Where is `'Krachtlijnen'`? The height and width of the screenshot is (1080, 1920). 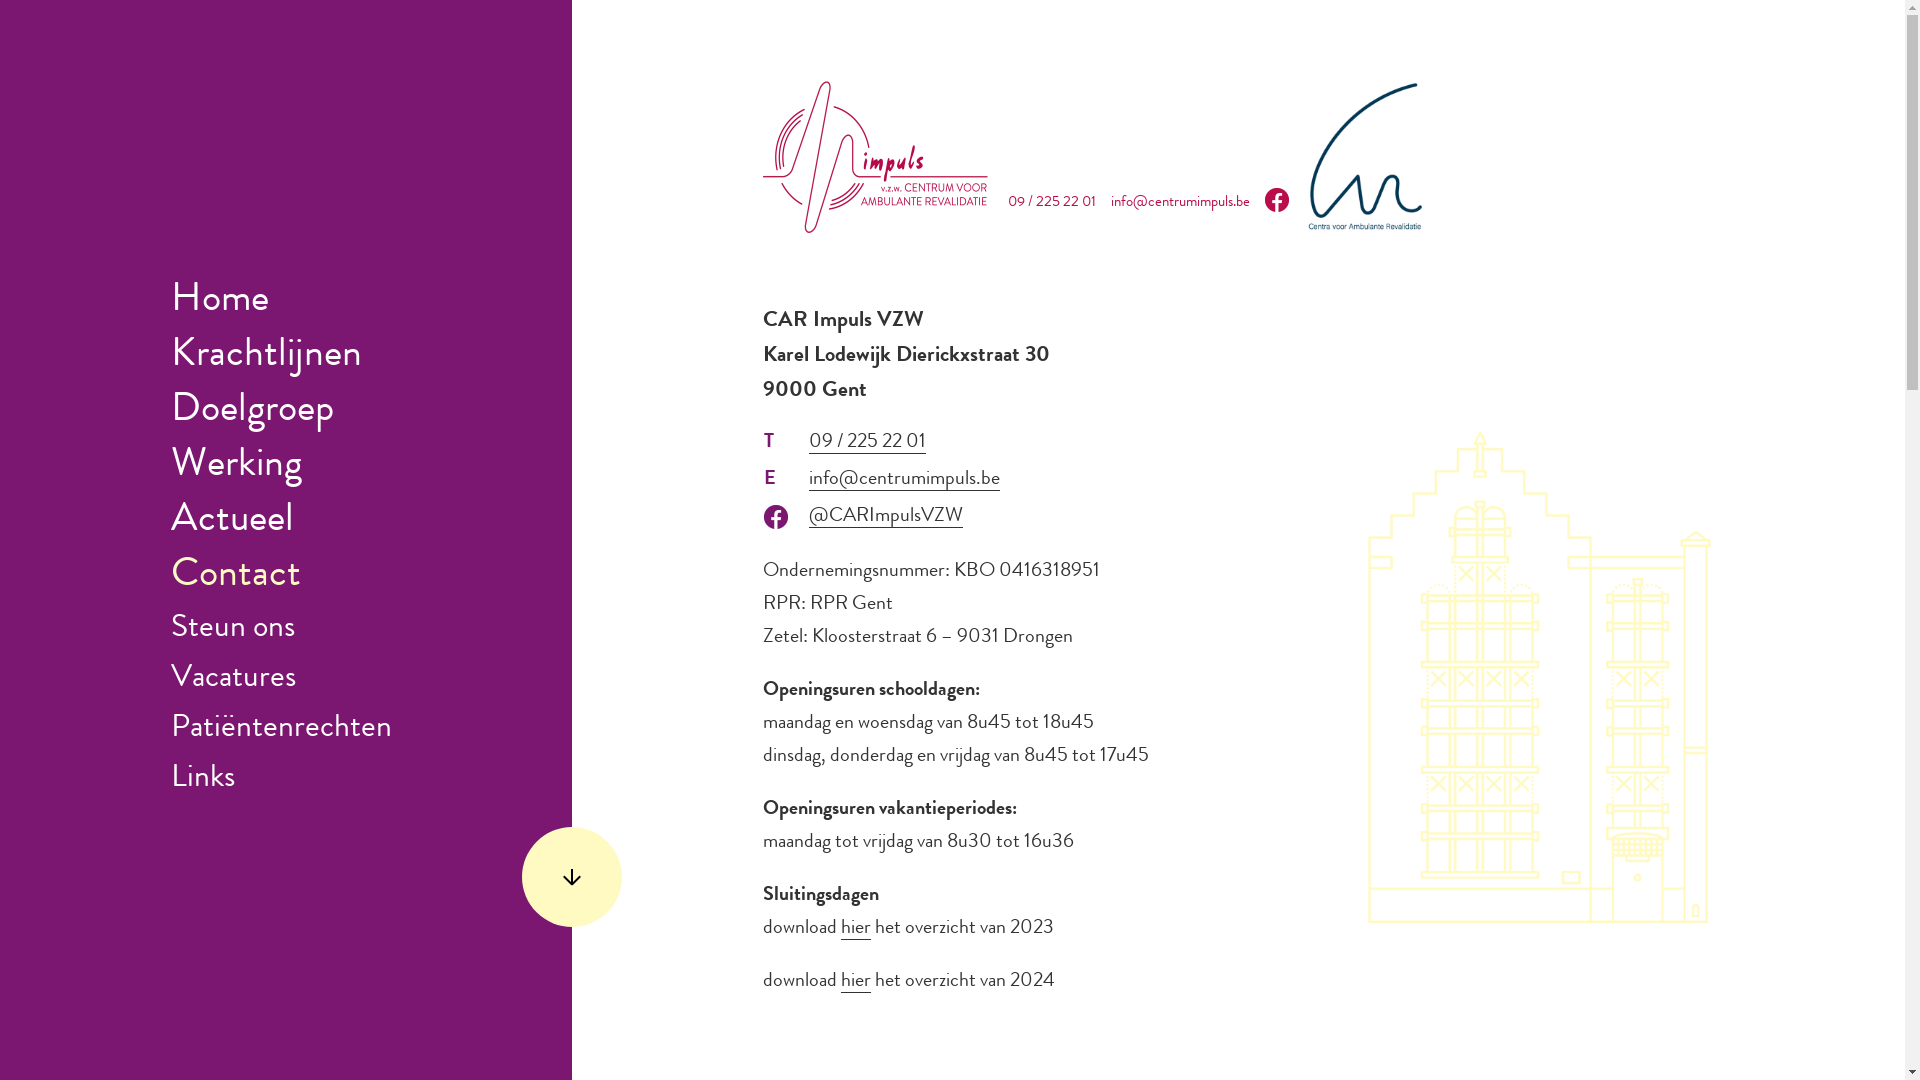
'Krachtlijnen' is located at coordinates (265, 356).